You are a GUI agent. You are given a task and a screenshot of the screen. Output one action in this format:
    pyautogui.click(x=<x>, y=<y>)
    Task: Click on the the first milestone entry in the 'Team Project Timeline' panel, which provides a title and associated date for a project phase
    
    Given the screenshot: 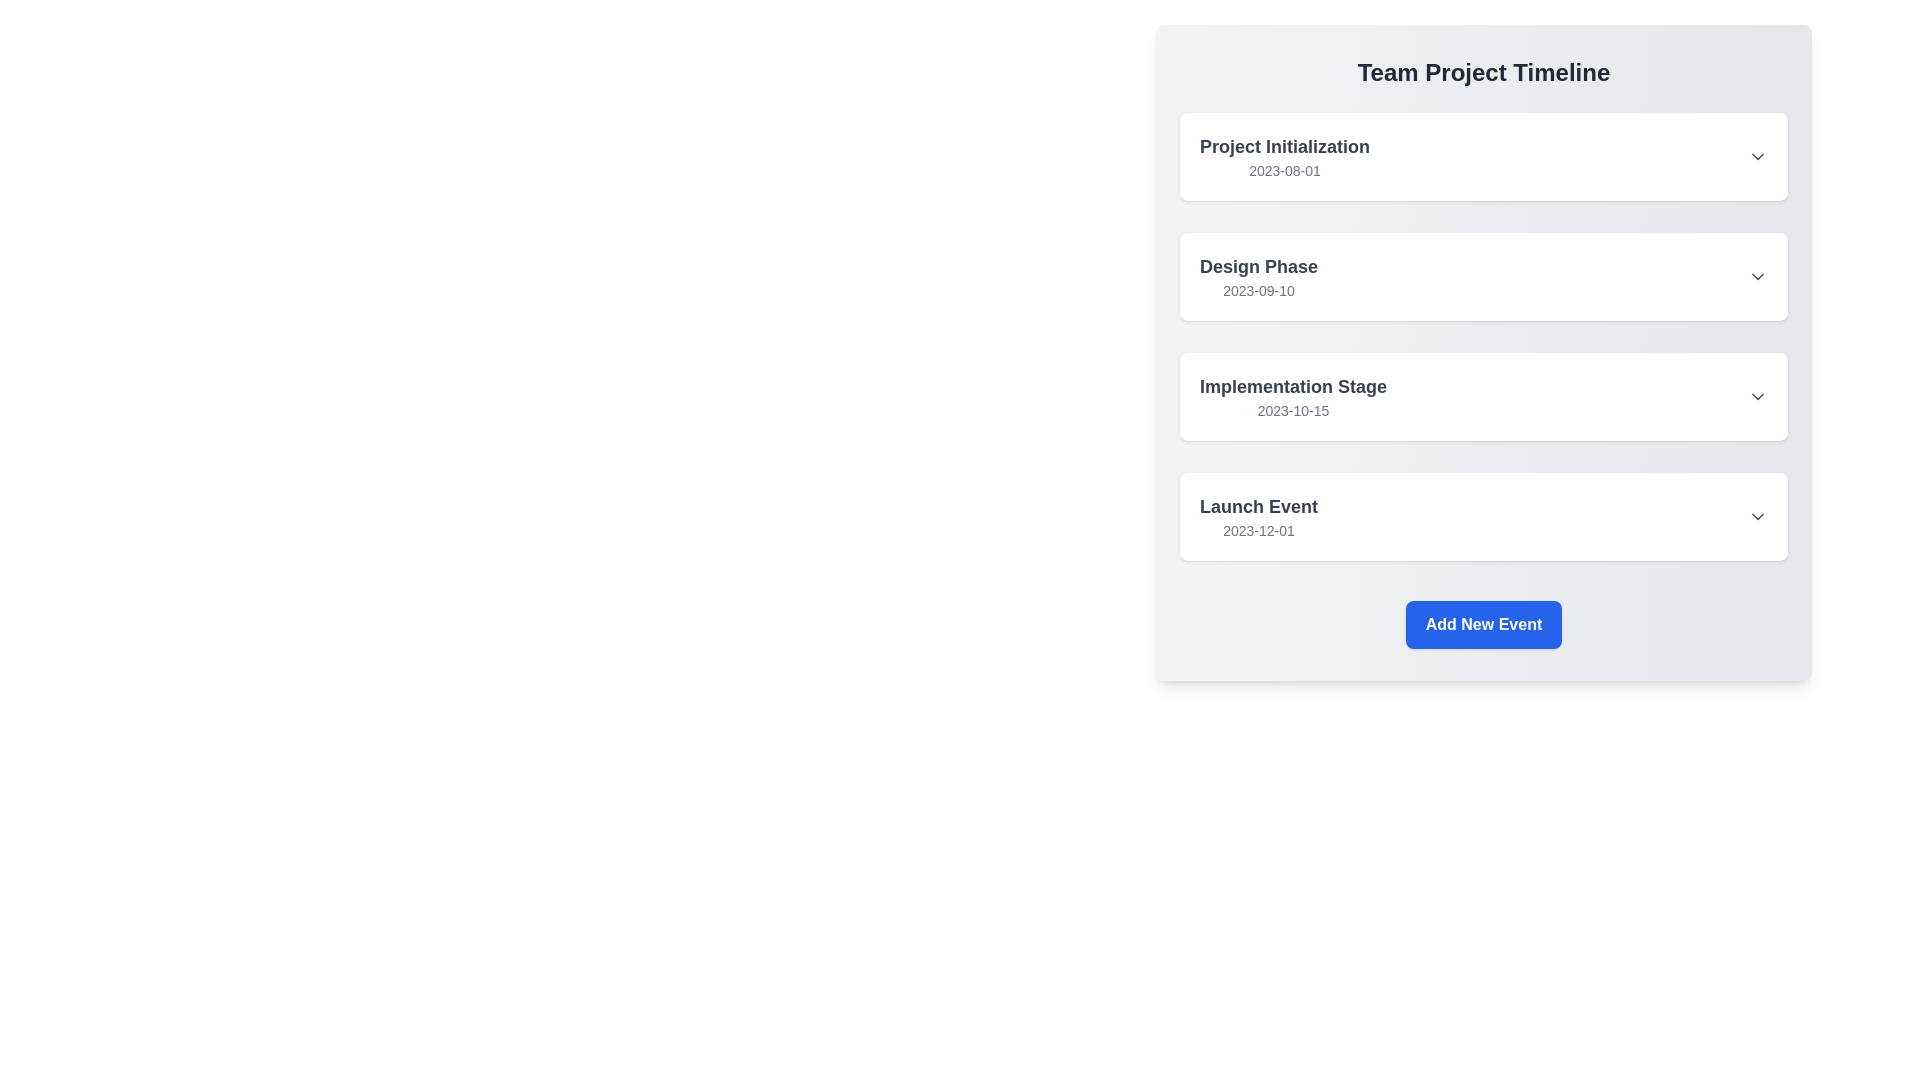 What is the action you would take?
    pyautogui.click(x=1285, y=156)
    